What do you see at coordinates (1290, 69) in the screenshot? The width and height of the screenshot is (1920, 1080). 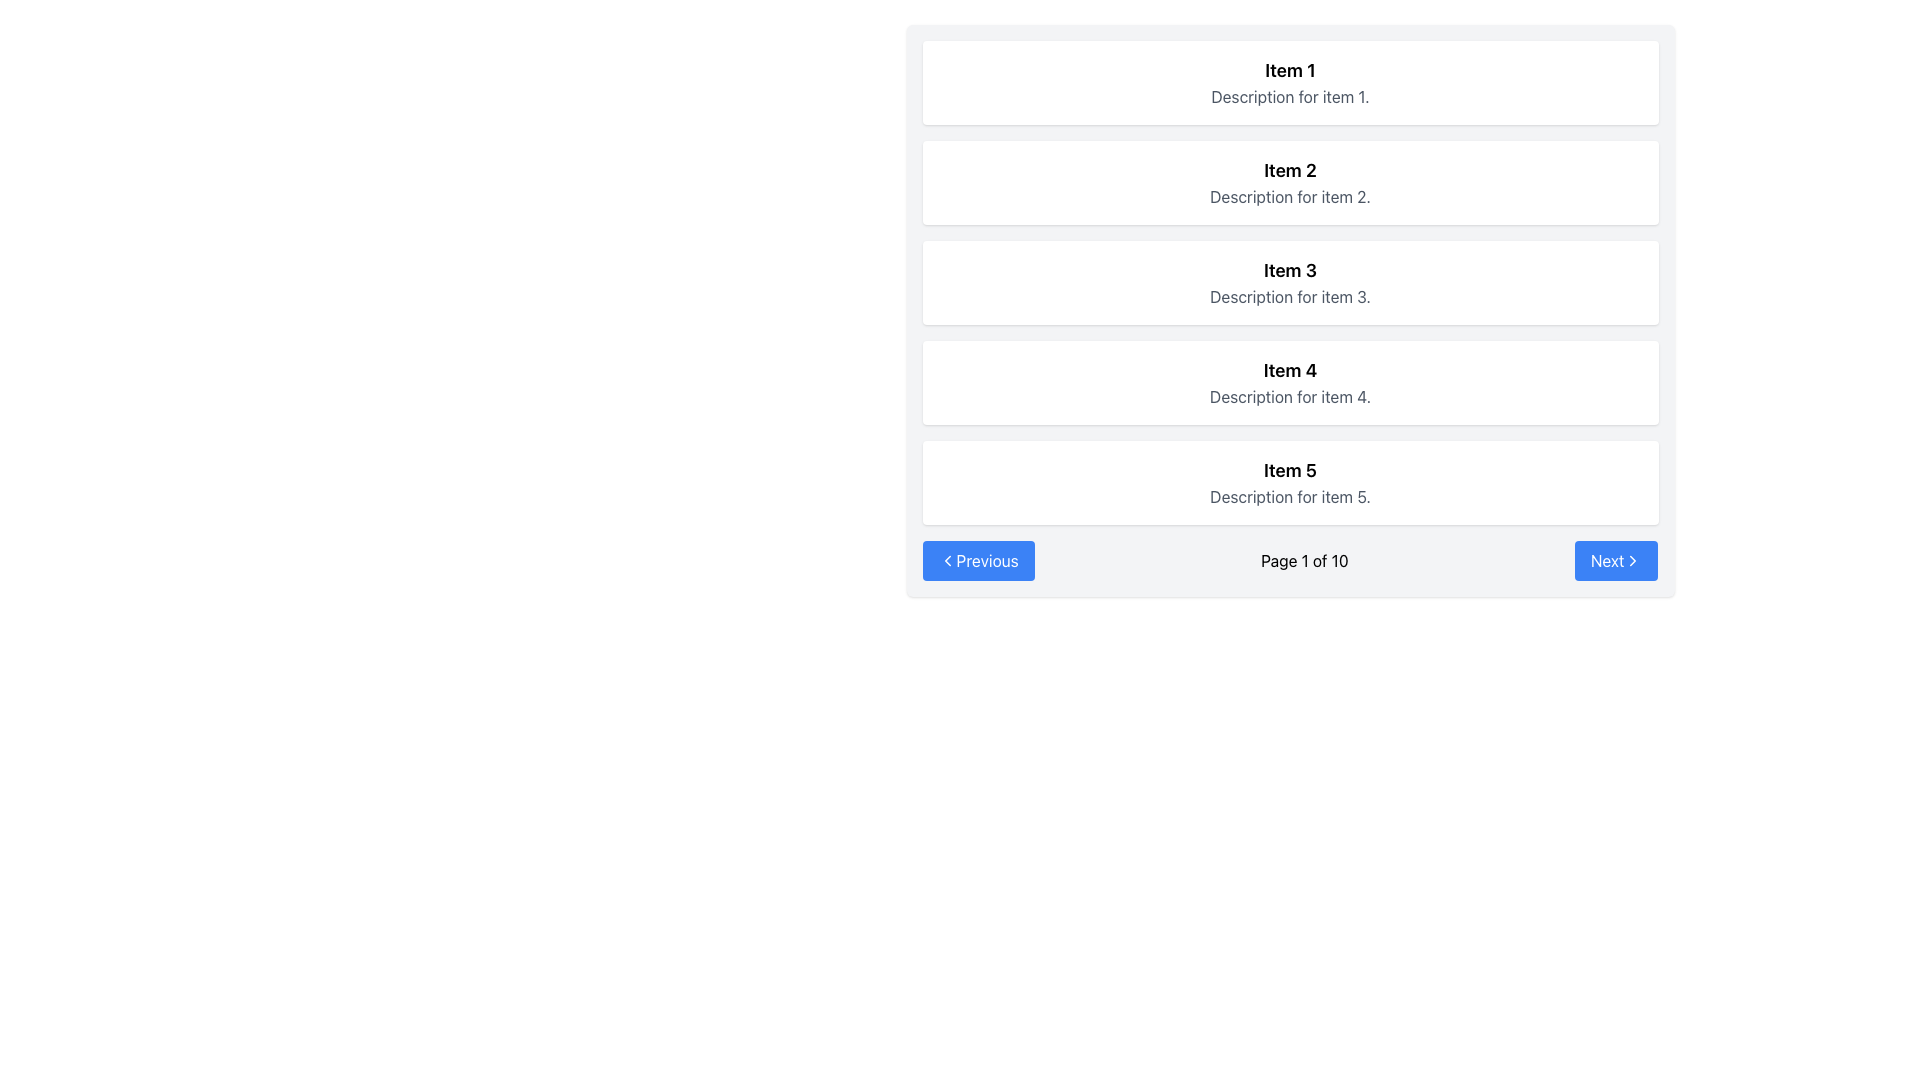 I see `label text of the text labeled 'Item 1', which is styled with a large font and bold weight, positioned at the top of the first list item` at bounding box center [1290, 69].